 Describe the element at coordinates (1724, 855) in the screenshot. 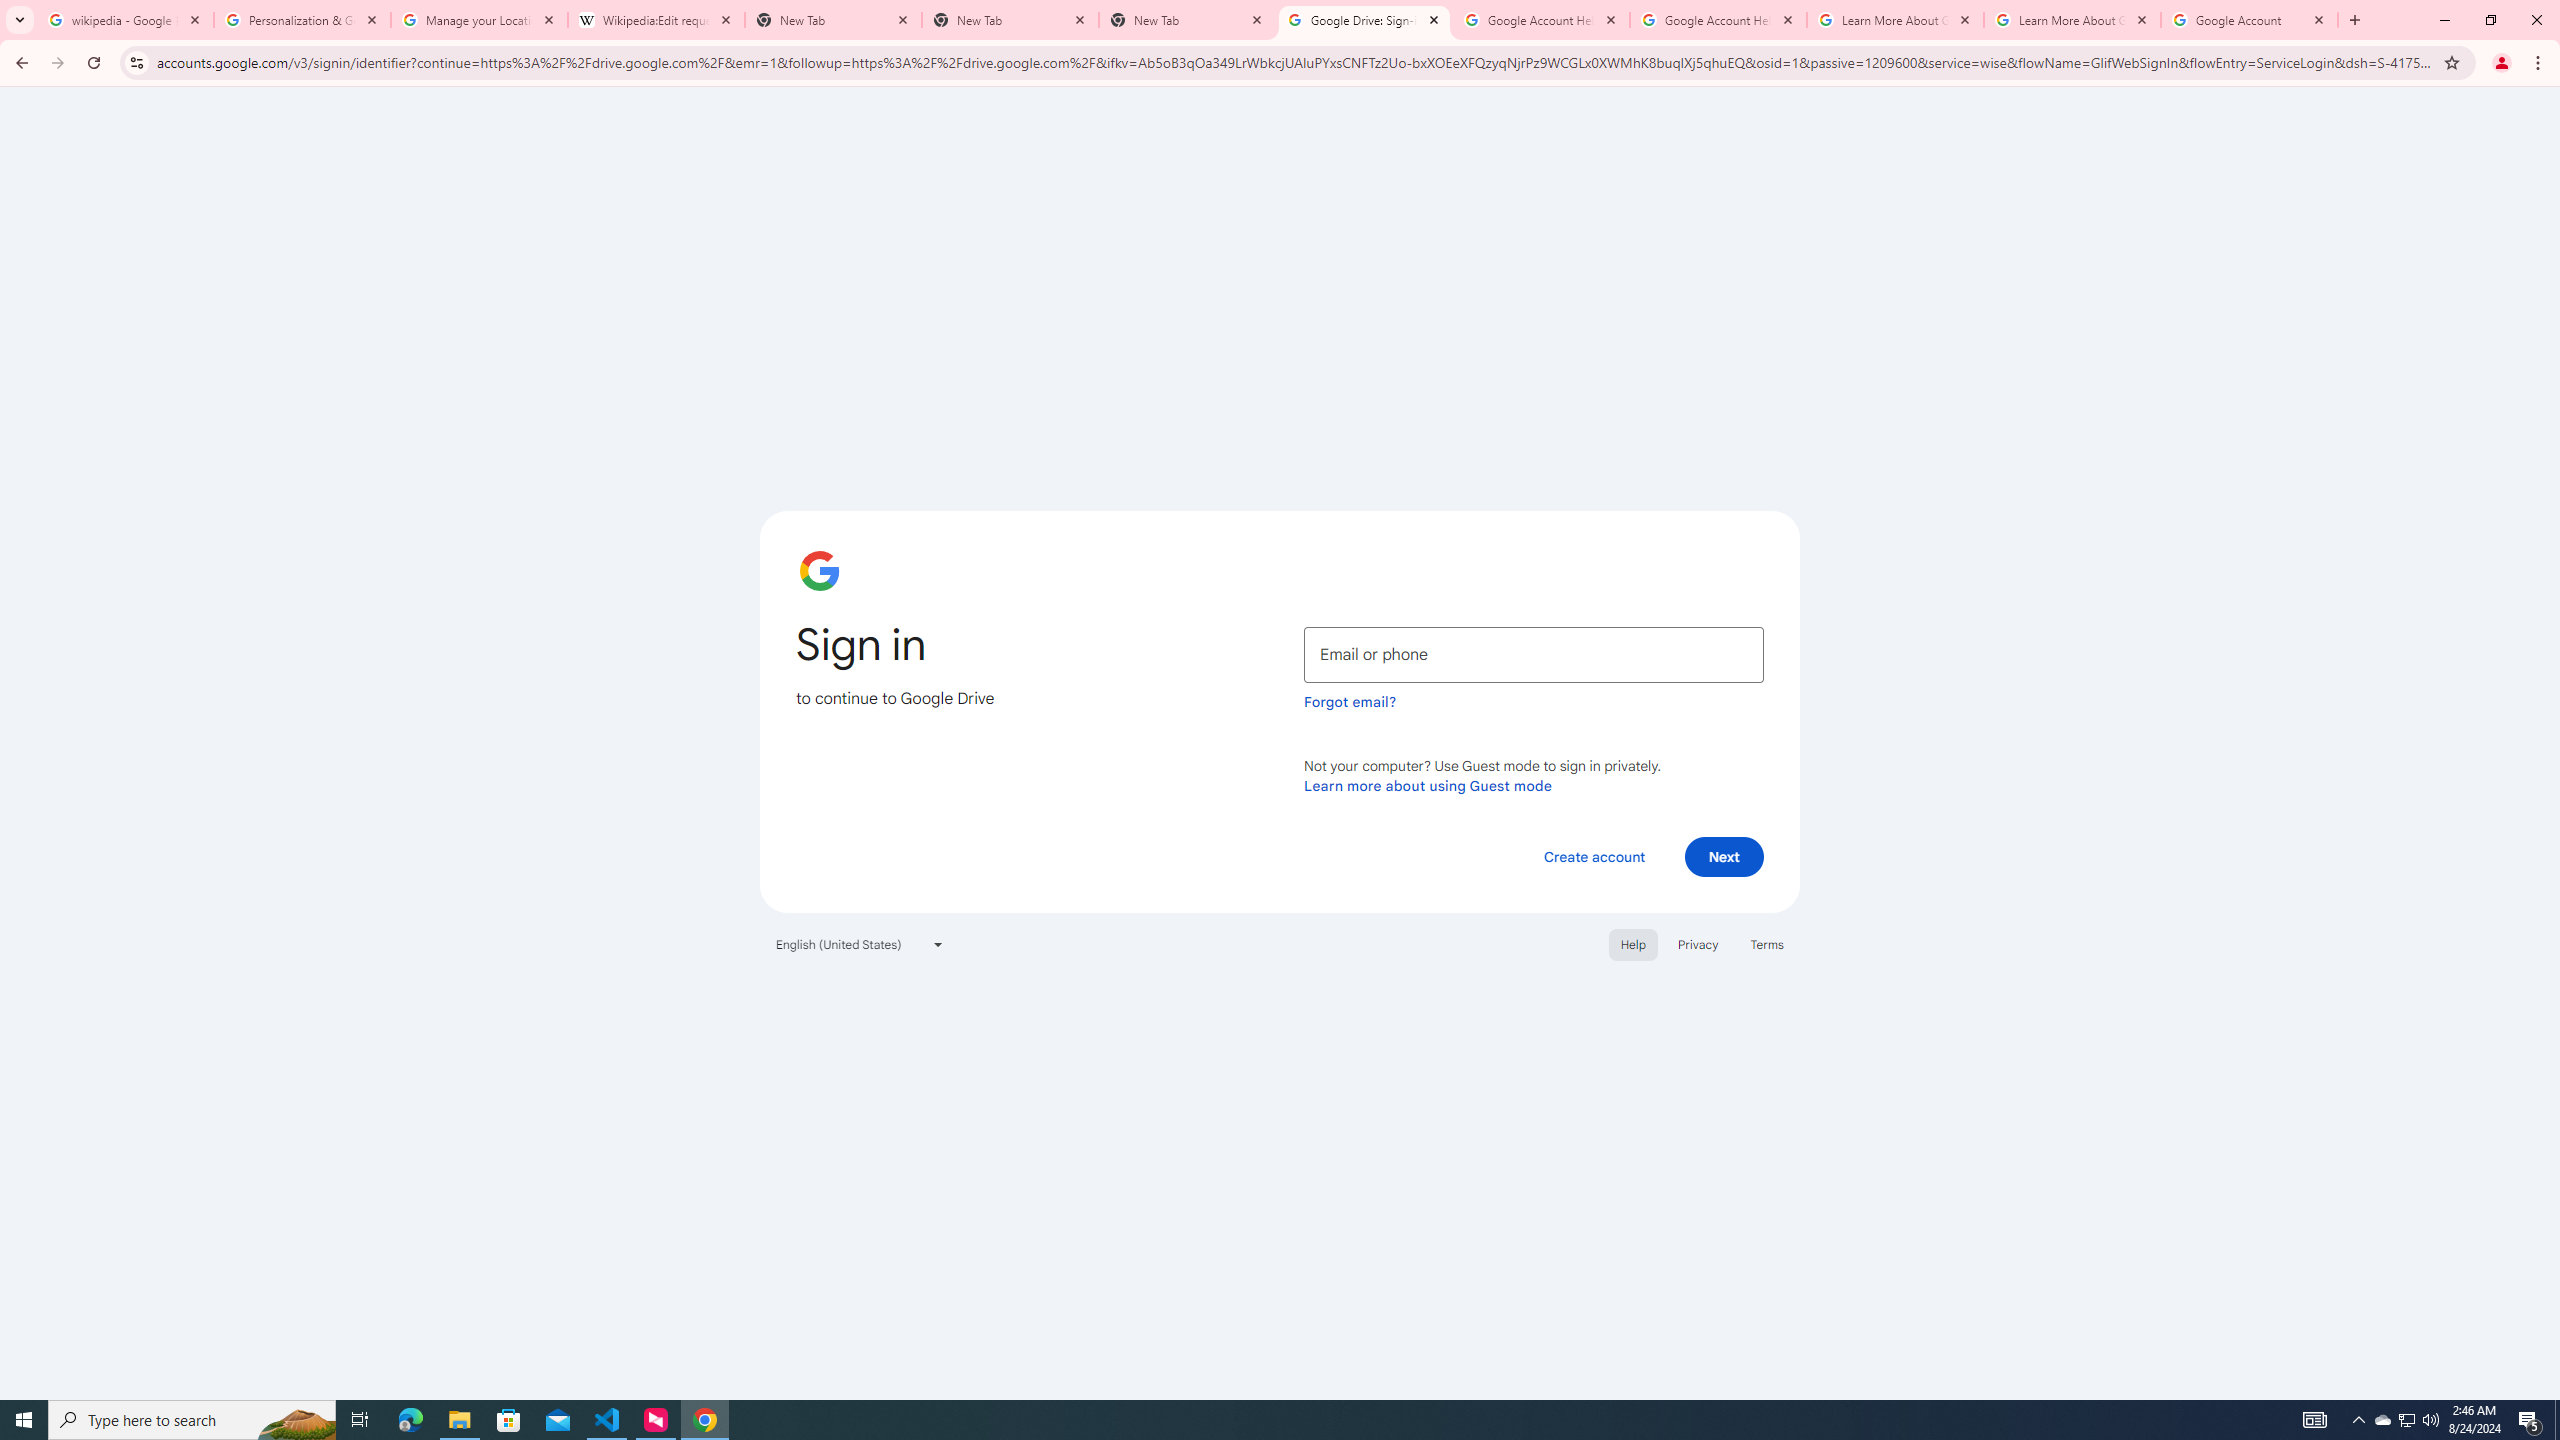

I see `'Next'` at that location.